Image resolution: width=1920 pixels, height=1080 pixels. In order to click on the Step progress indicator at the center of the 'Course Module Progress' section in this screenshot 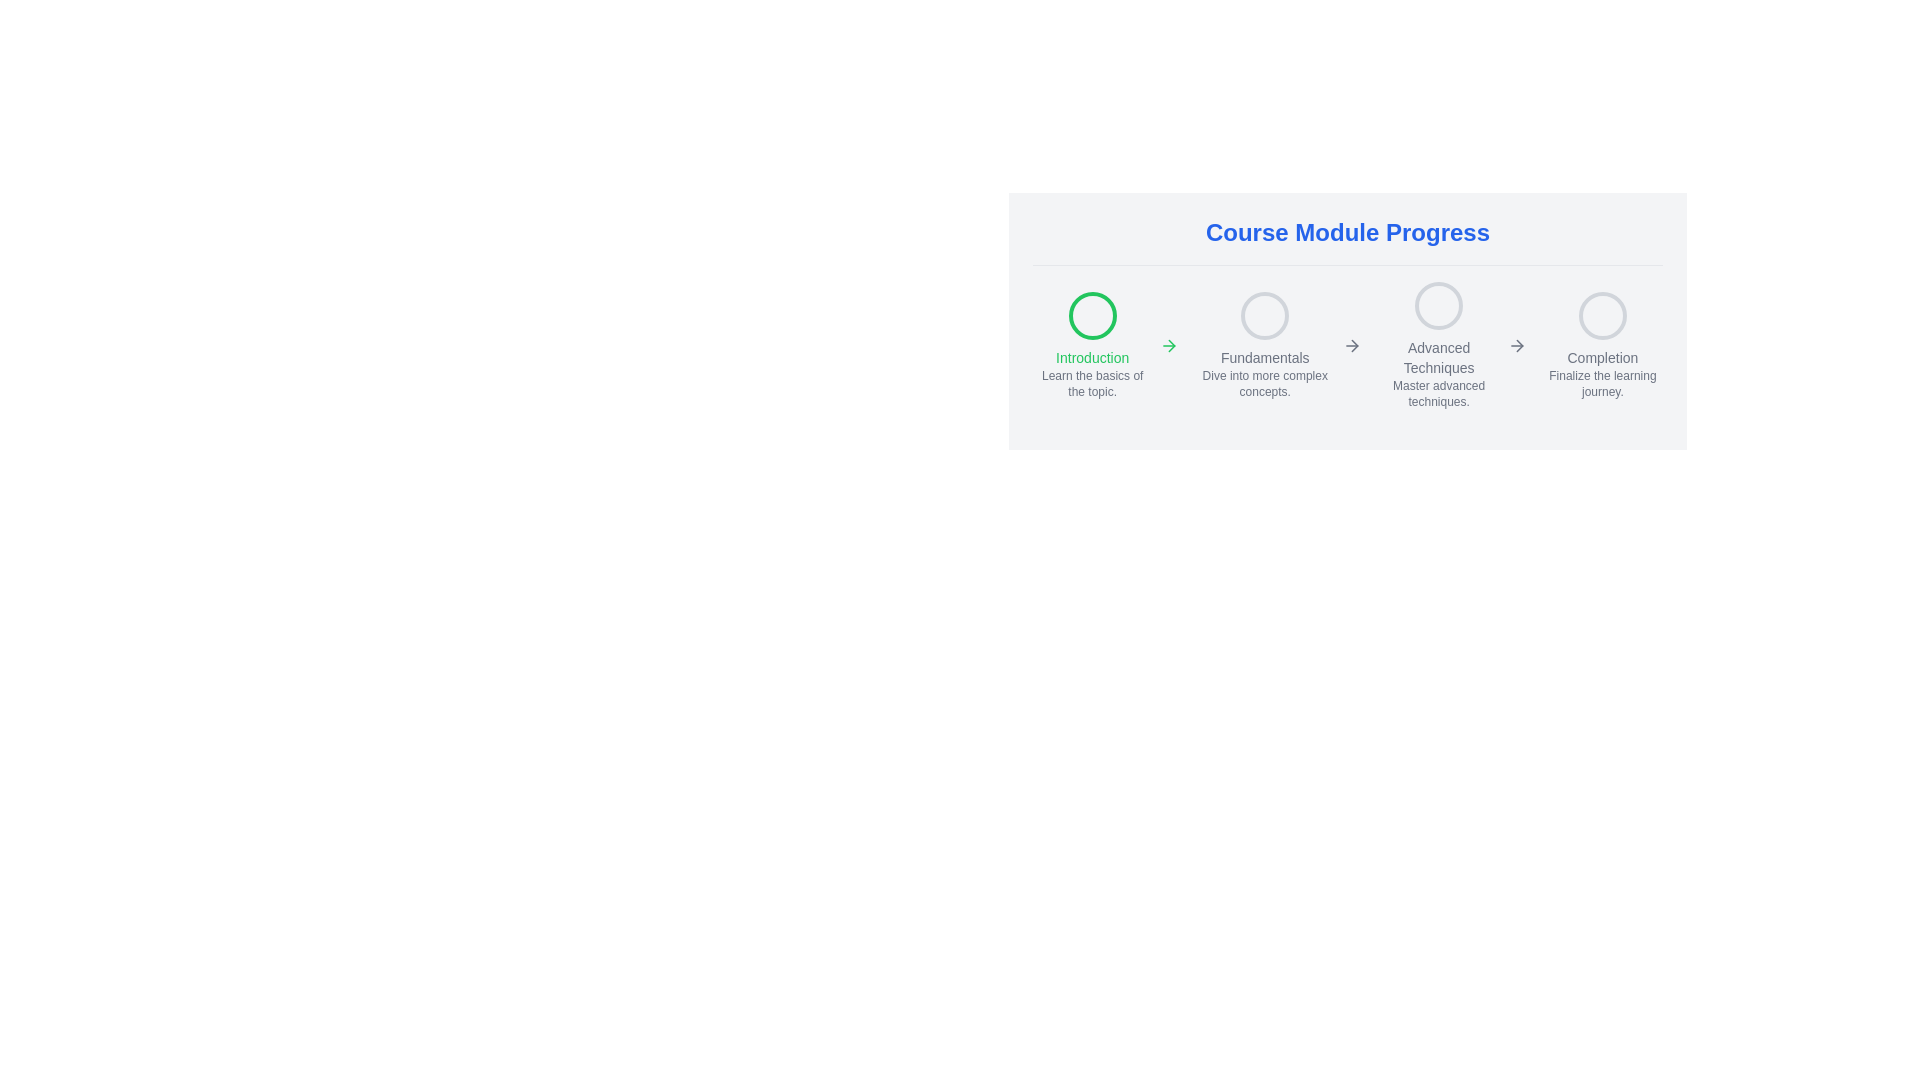, I will do `click(1348, 345)`.